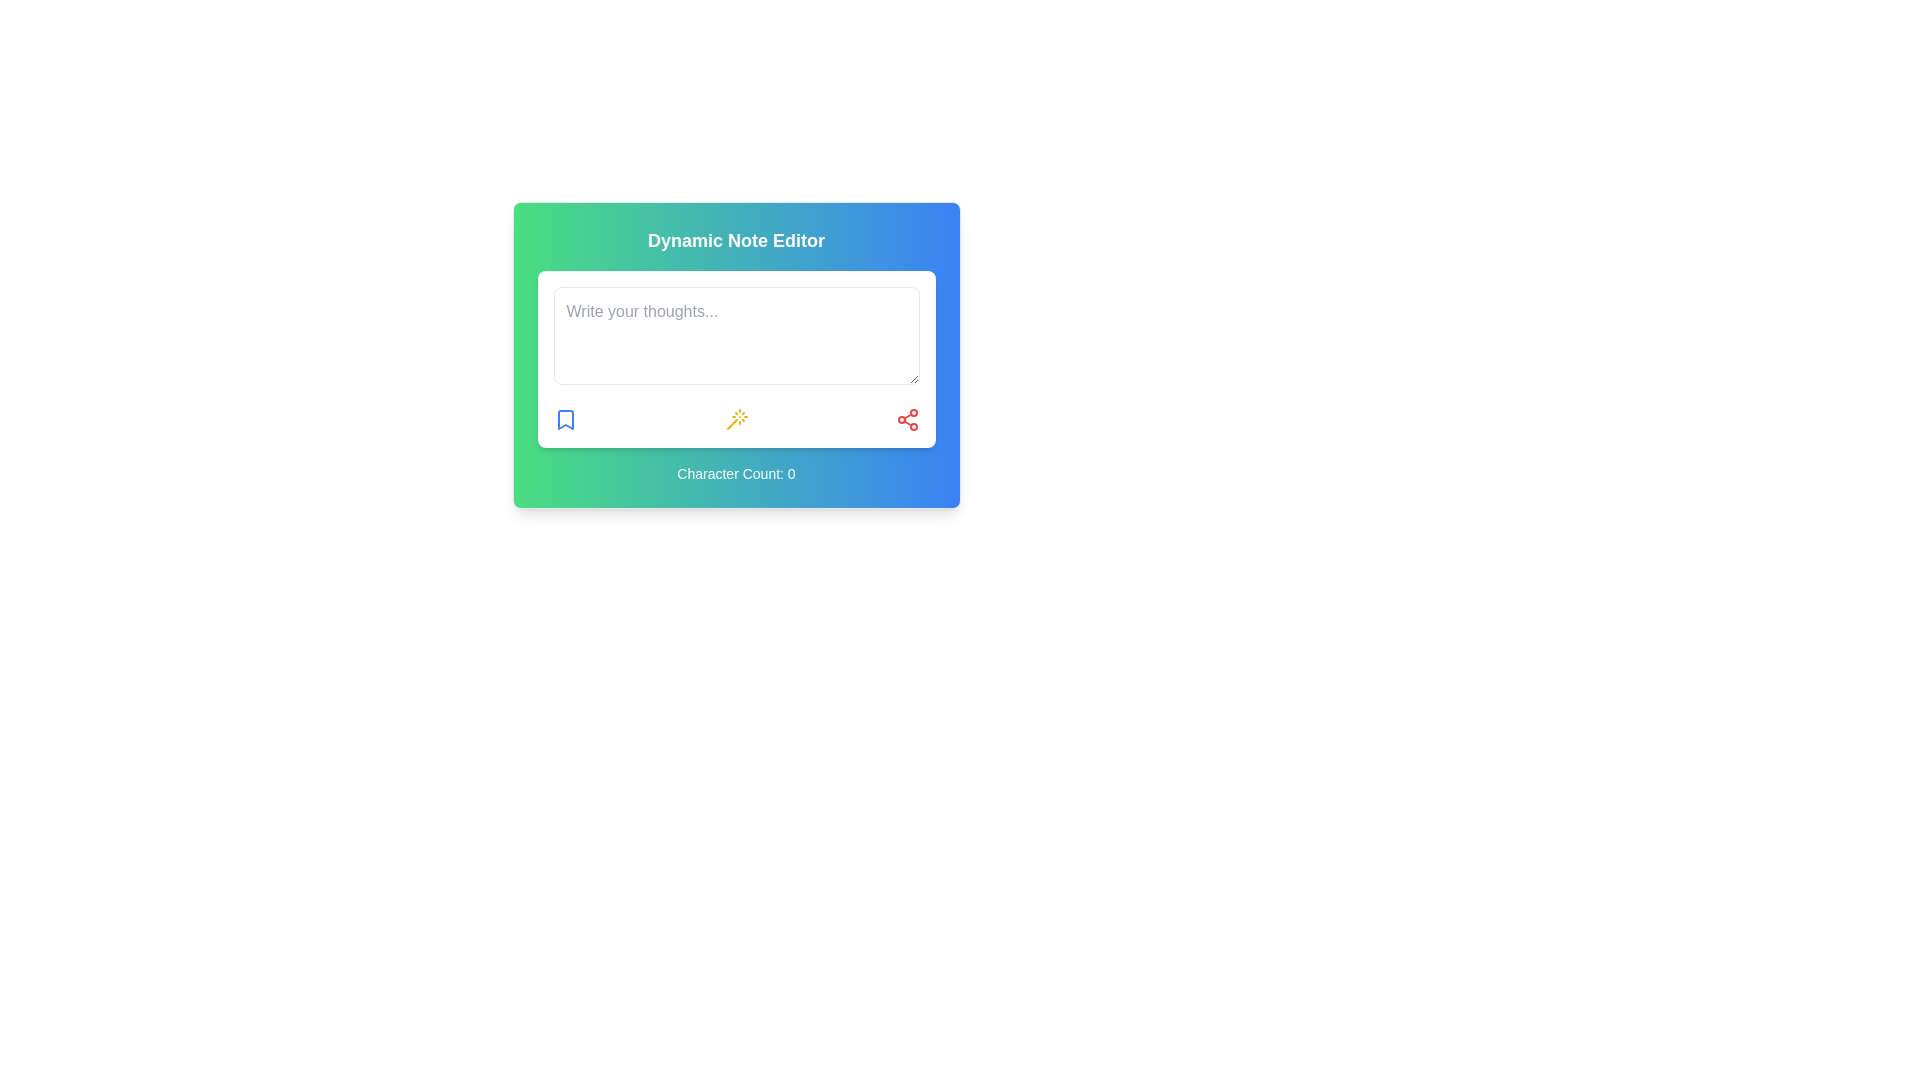 The image size is (1920, 1080). What do you see at coordinates (906, 419) in the screenshot?
I see `the red share icon button located in the bottom-right corner of the card, which resembles a network of three connected nodes in a triangular pattern` at bounding box center [906, 419].